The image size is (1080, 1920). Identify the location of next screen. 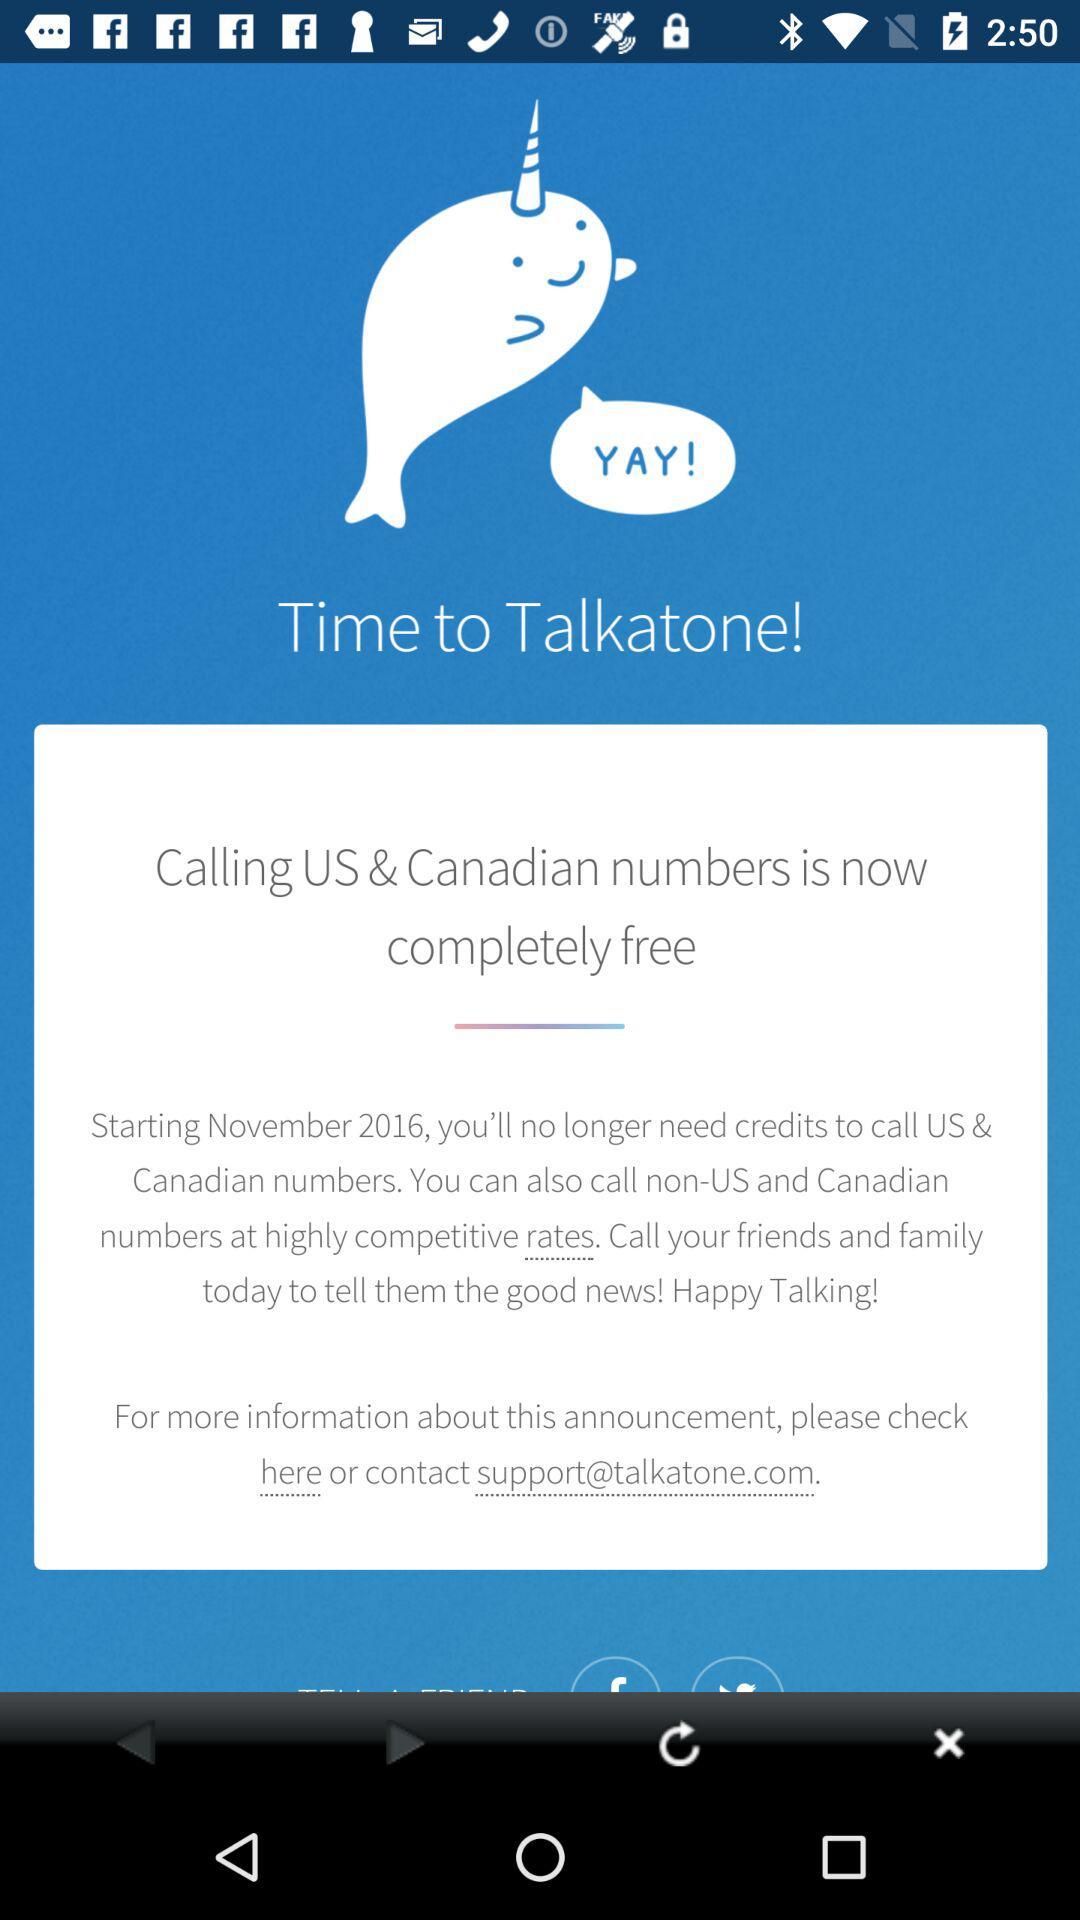
(405, 1741).